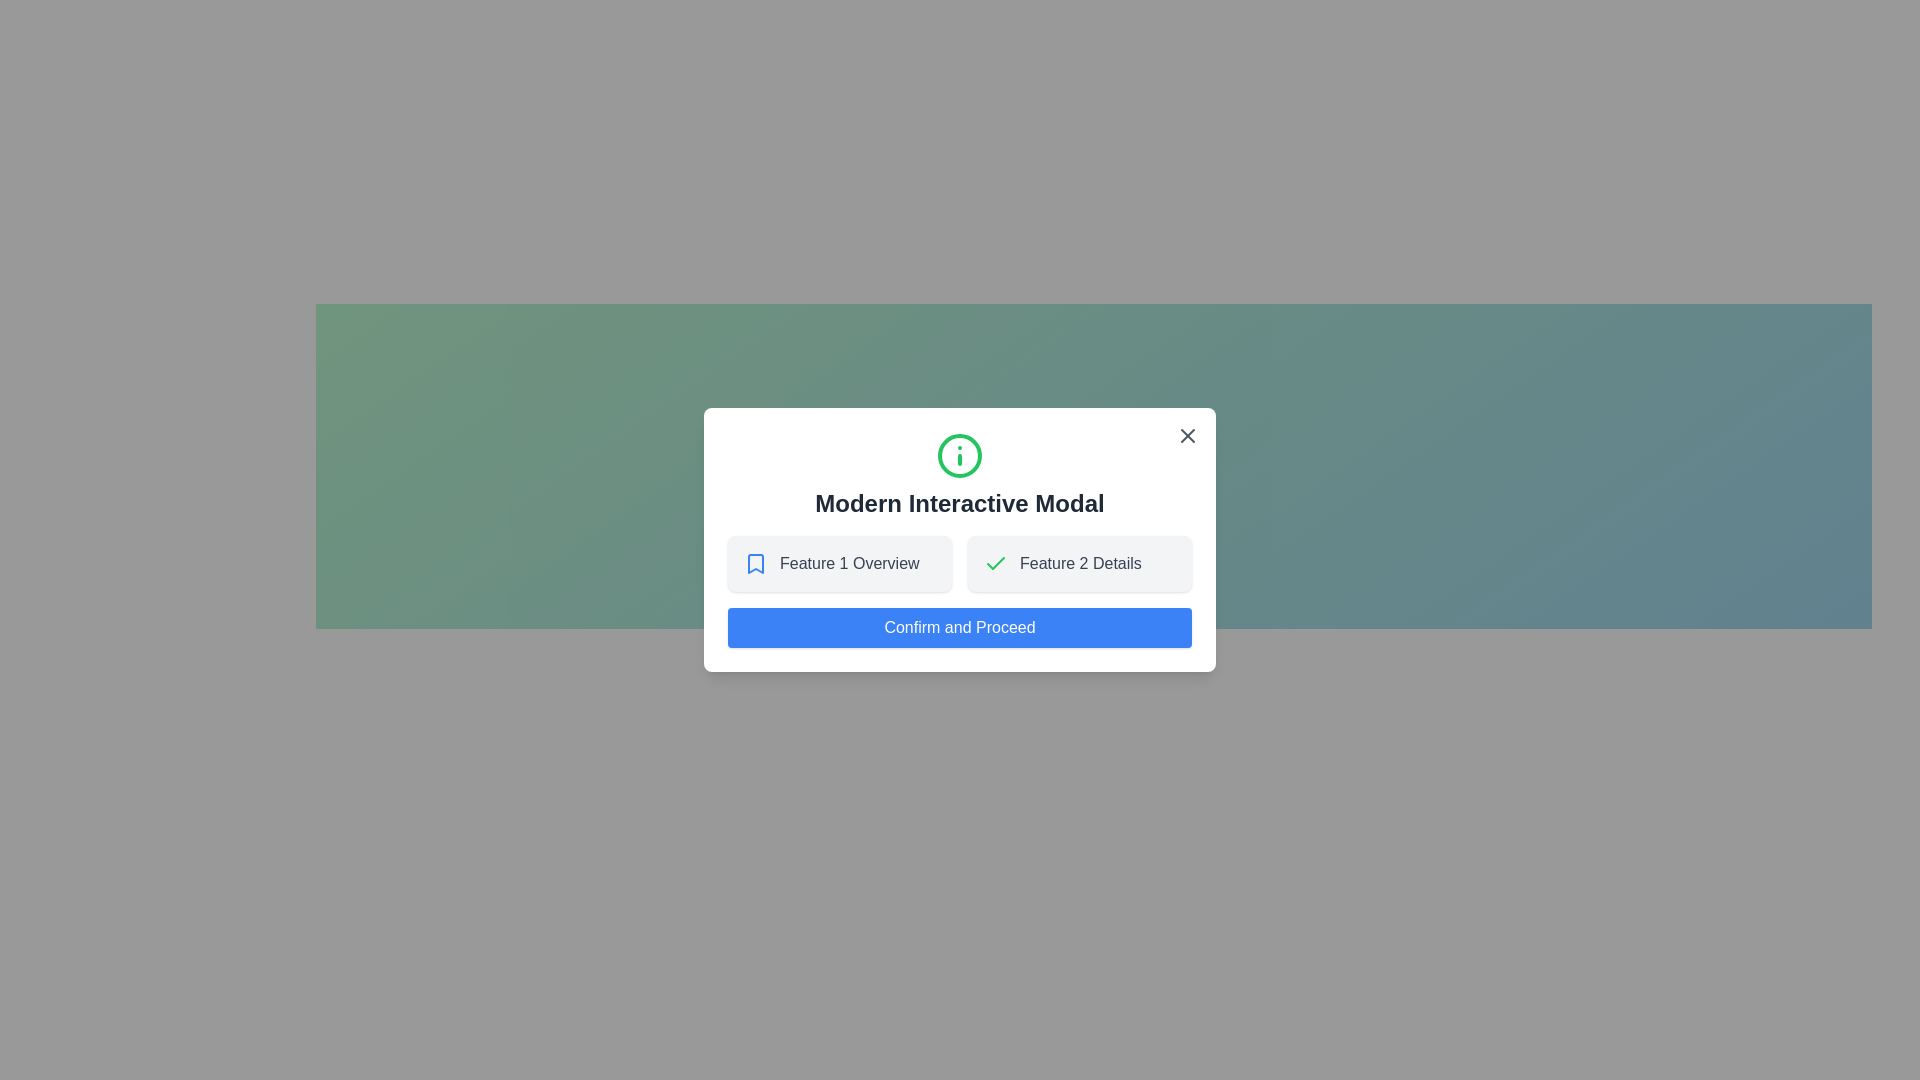  I want to click on the close button located at the top-right corner of the modal dialog adjacent to the title 'Modern Interactive Modal', so click(1188, 434).